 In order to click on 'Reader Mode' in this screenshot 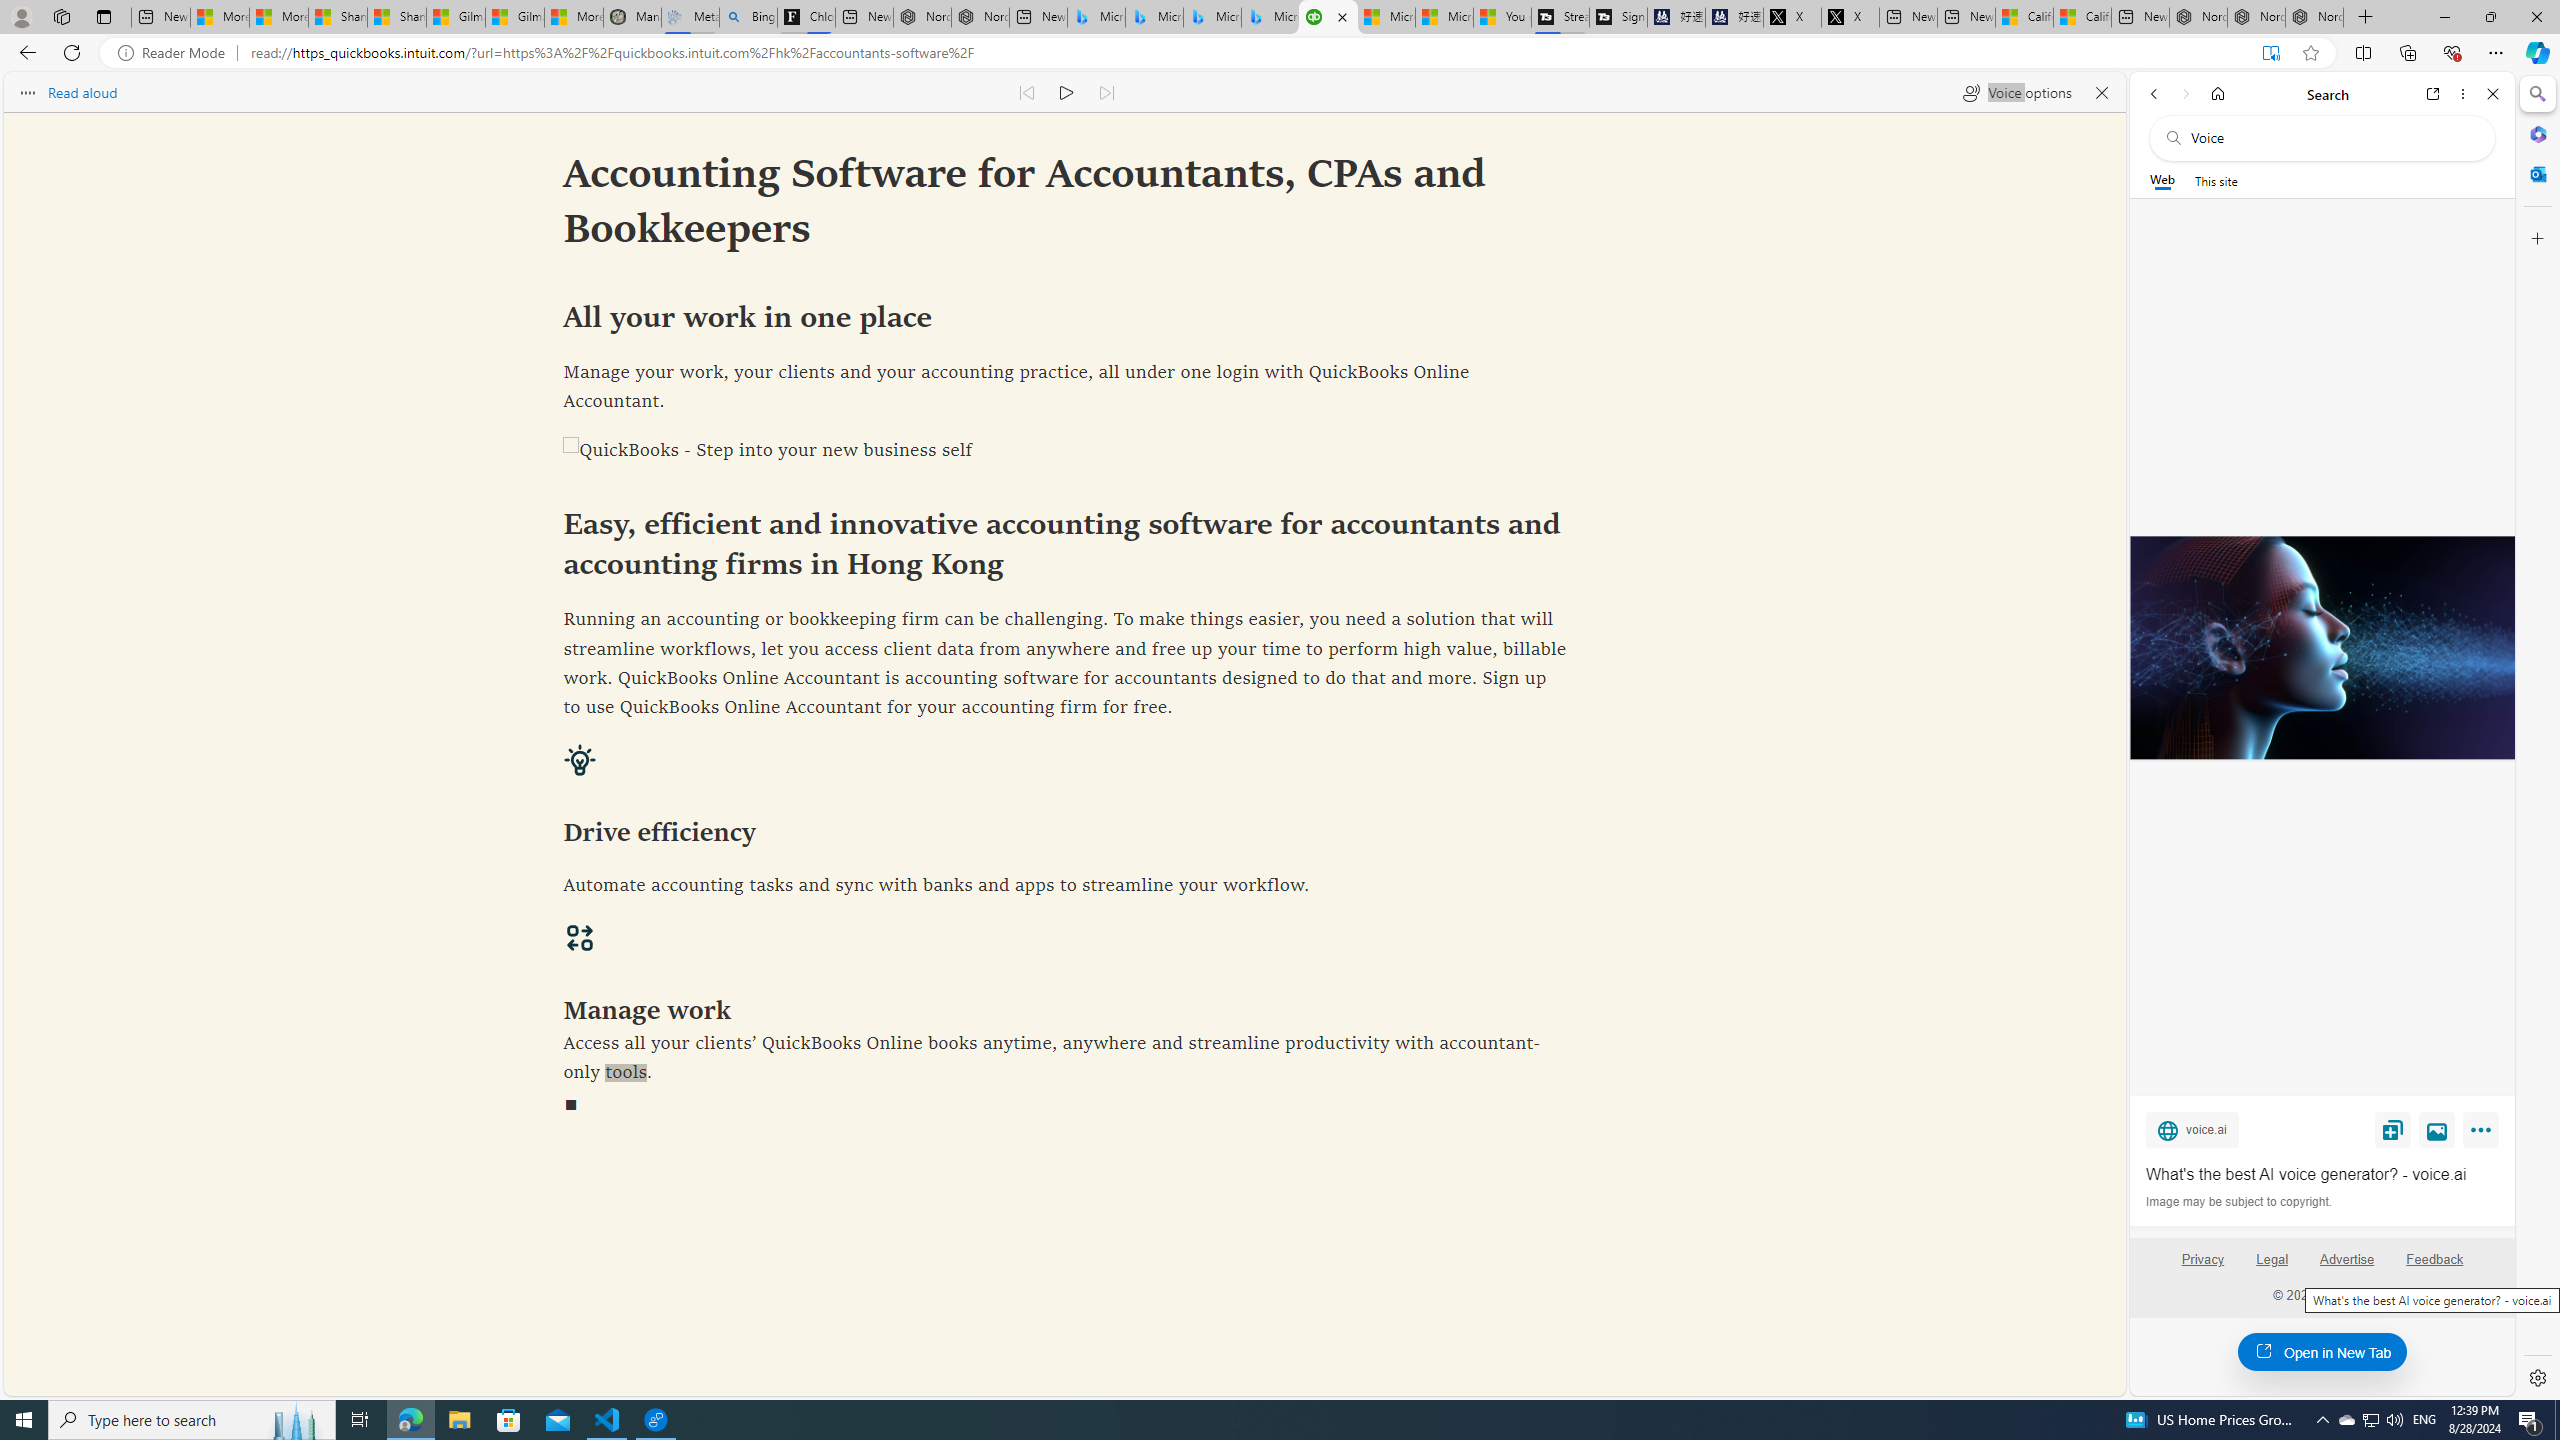, I will do `click(175, 53)`.